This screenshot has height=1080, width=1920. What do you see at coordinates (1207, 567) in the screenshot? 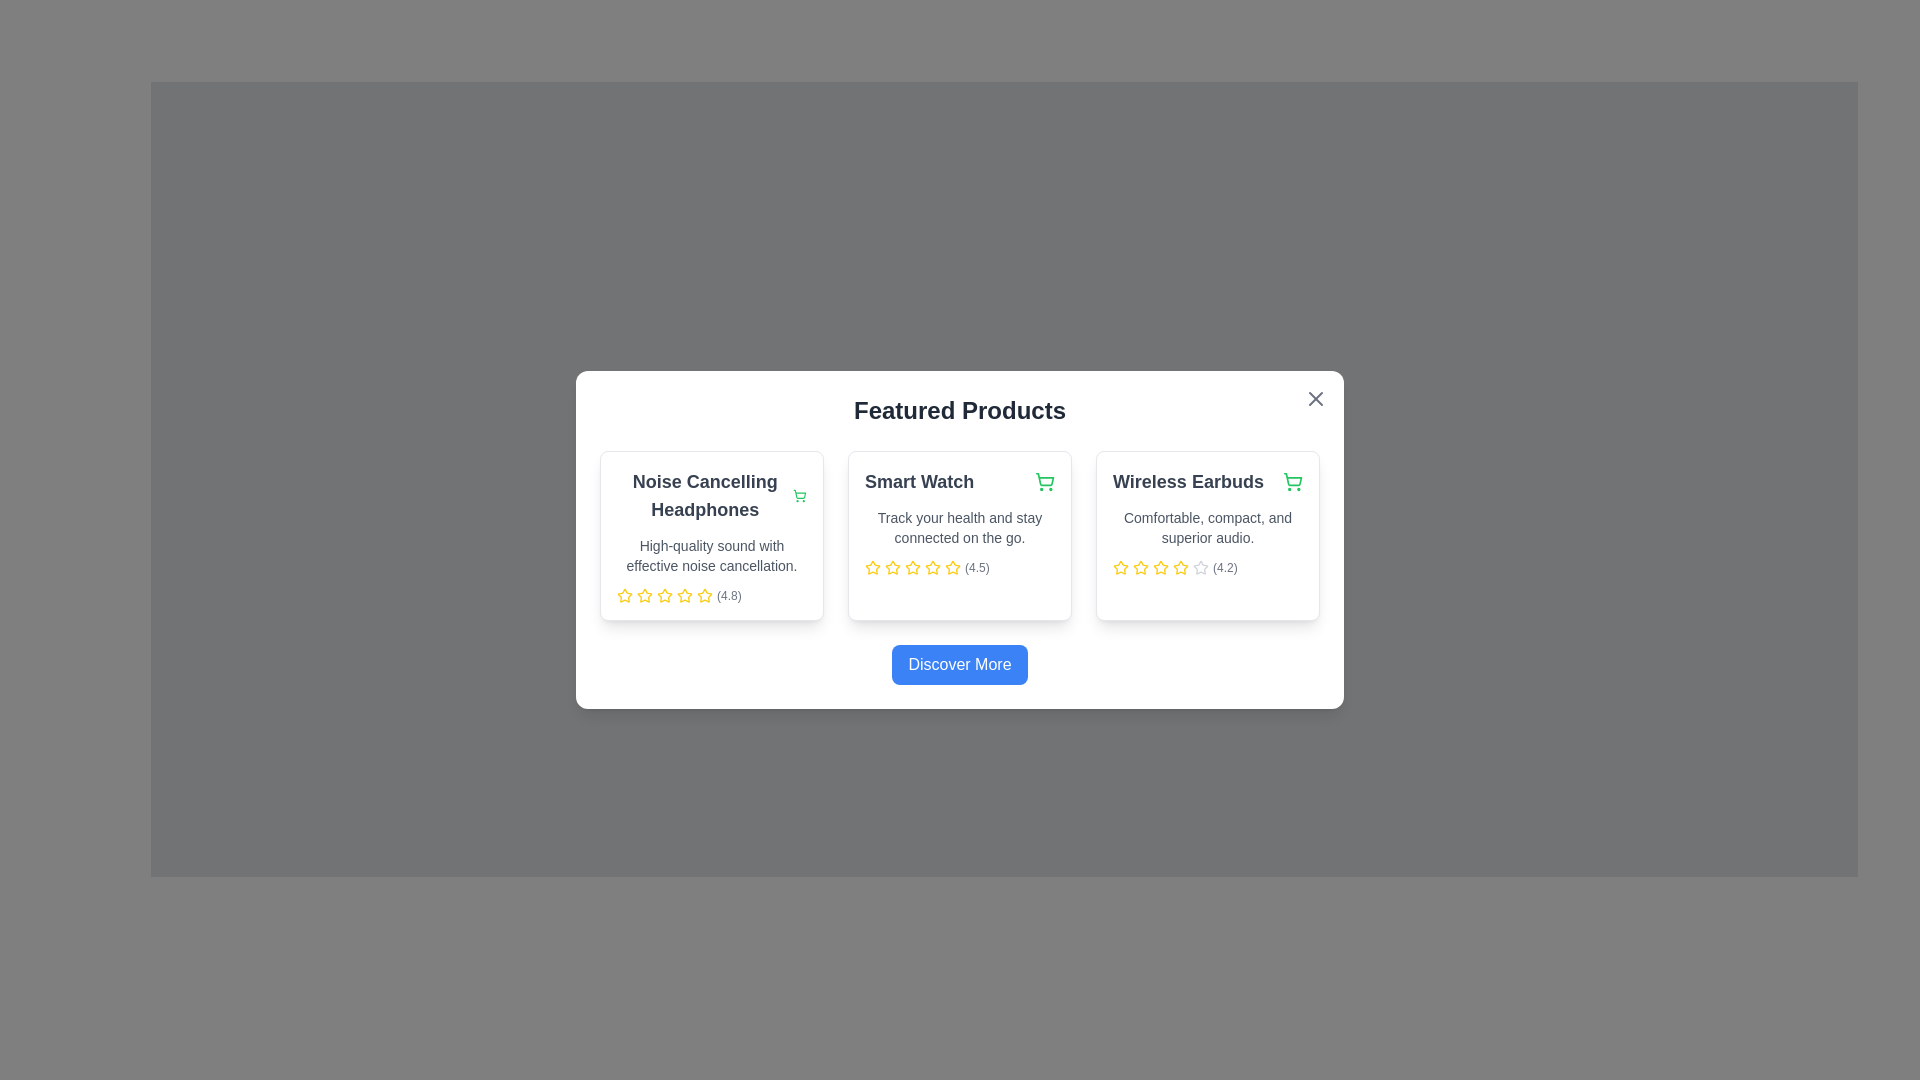
I see `the rating display of the Wireless Earbuds card, which consists of five stars (four filled with yellow and one outlined in gray) and the text '(4.2)' to indicate the score` at bounding box center [1207, 567].